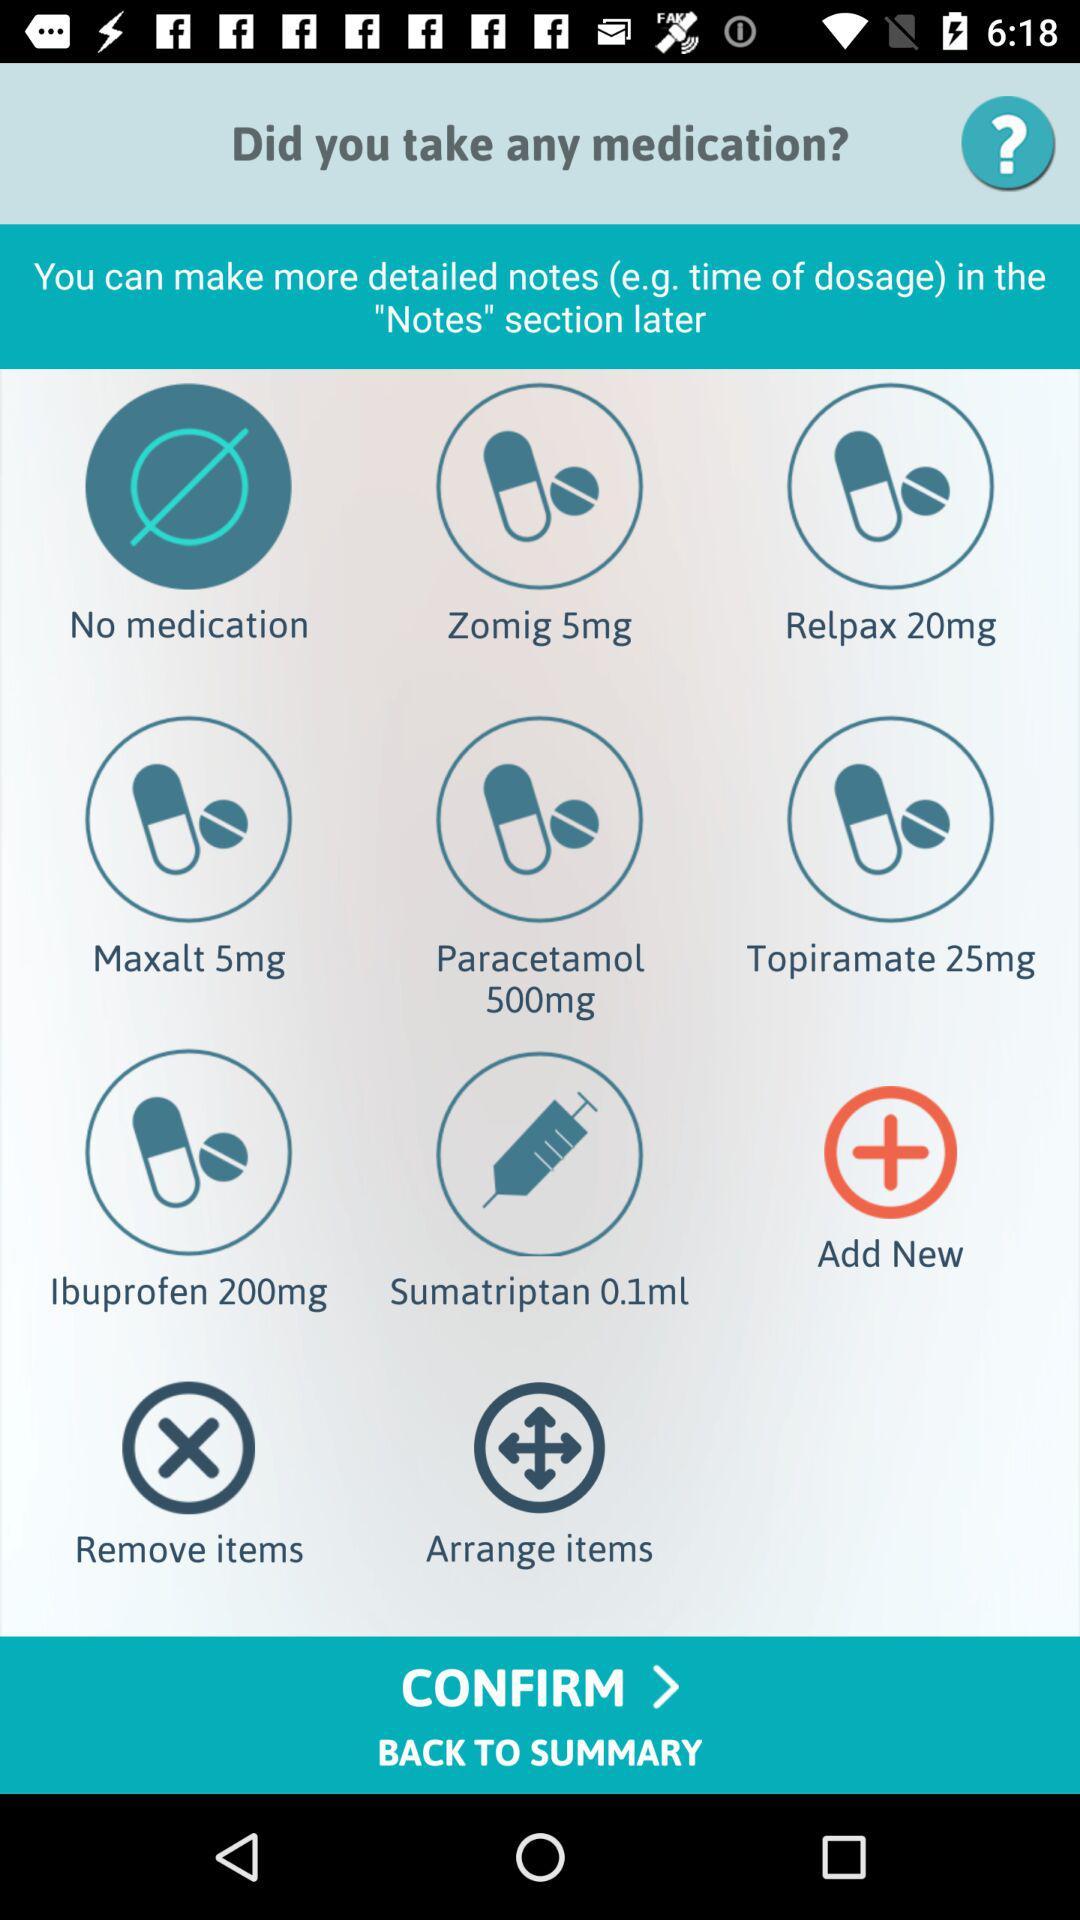 Image resolution: width=1080 pixels, height=1920 pixels. Describe the element at coordinates (1015, 142) in the screenshot. I see `the help icon` at that location.